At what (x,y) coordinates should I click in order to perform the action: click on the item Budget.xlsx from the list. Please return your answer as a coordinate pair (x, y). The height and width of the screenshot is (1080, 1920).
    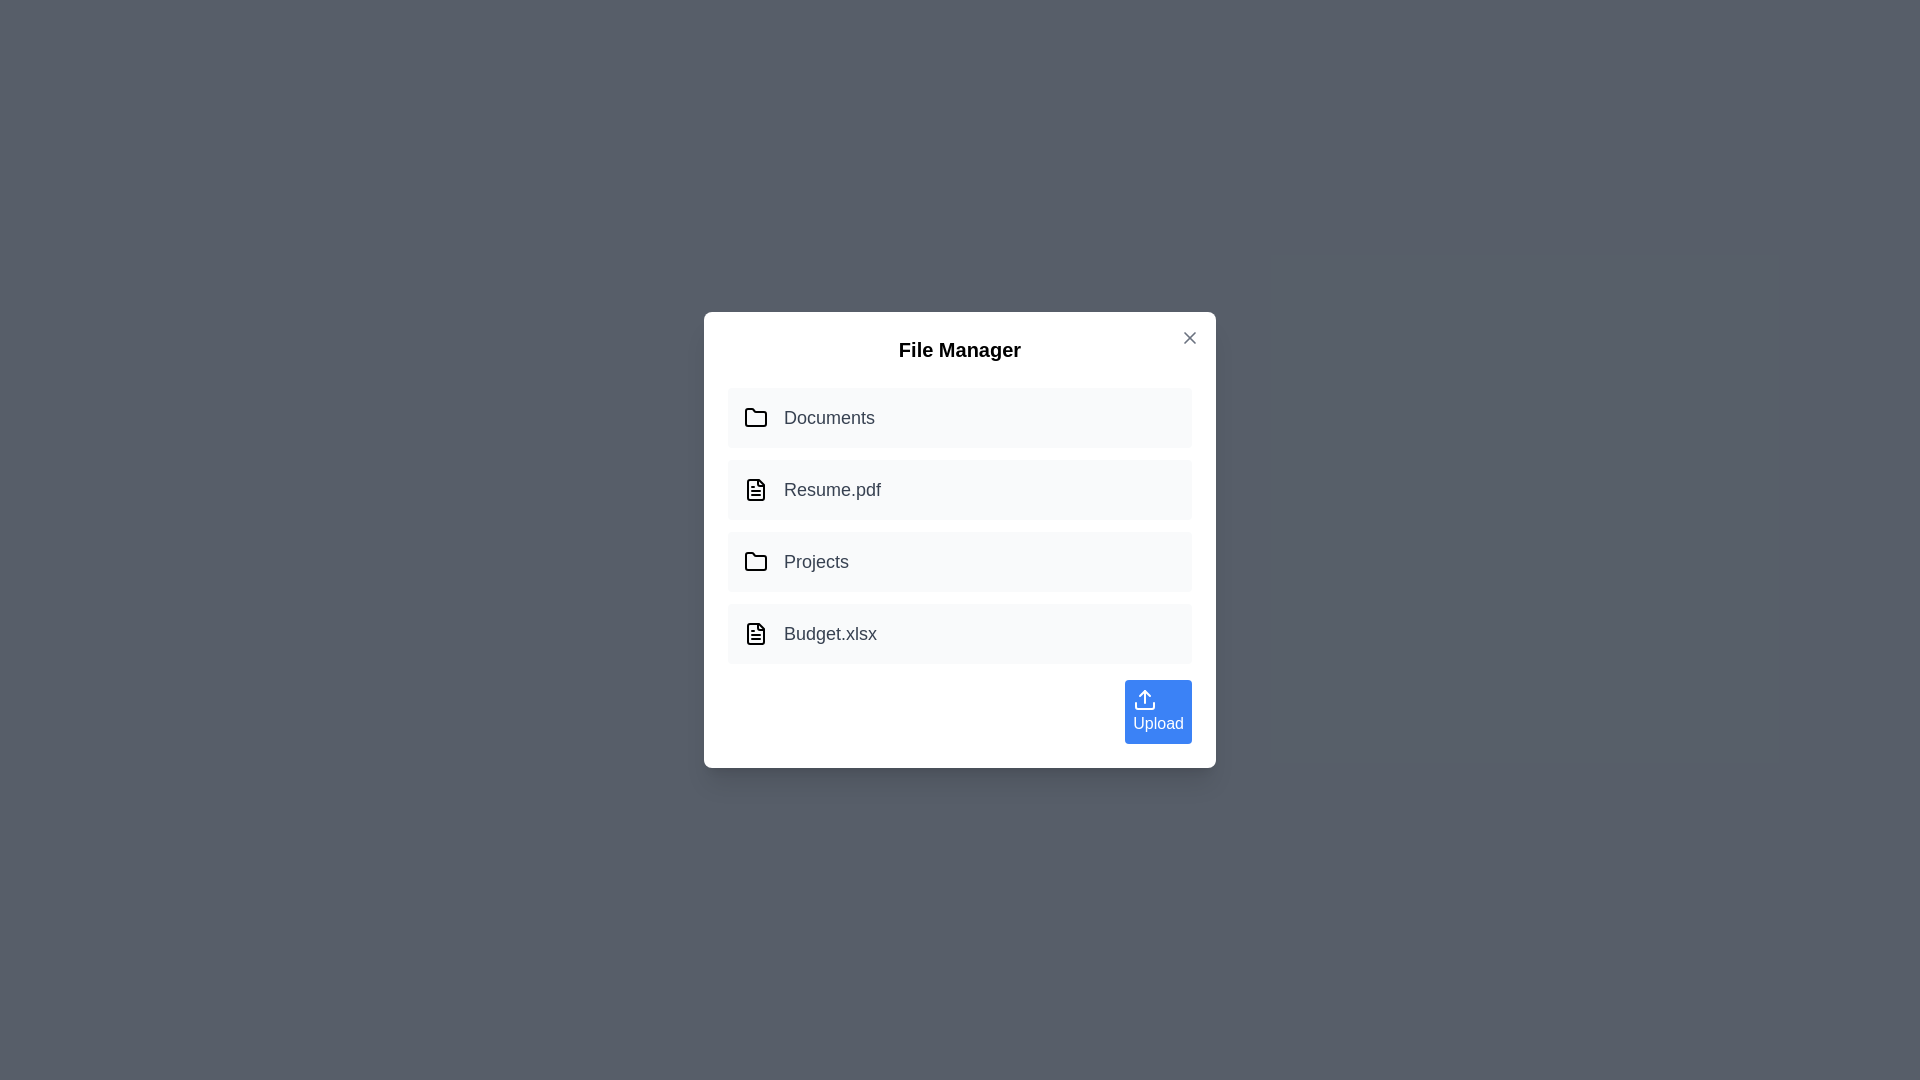
    Looking at the image, I should click on (960, 633).